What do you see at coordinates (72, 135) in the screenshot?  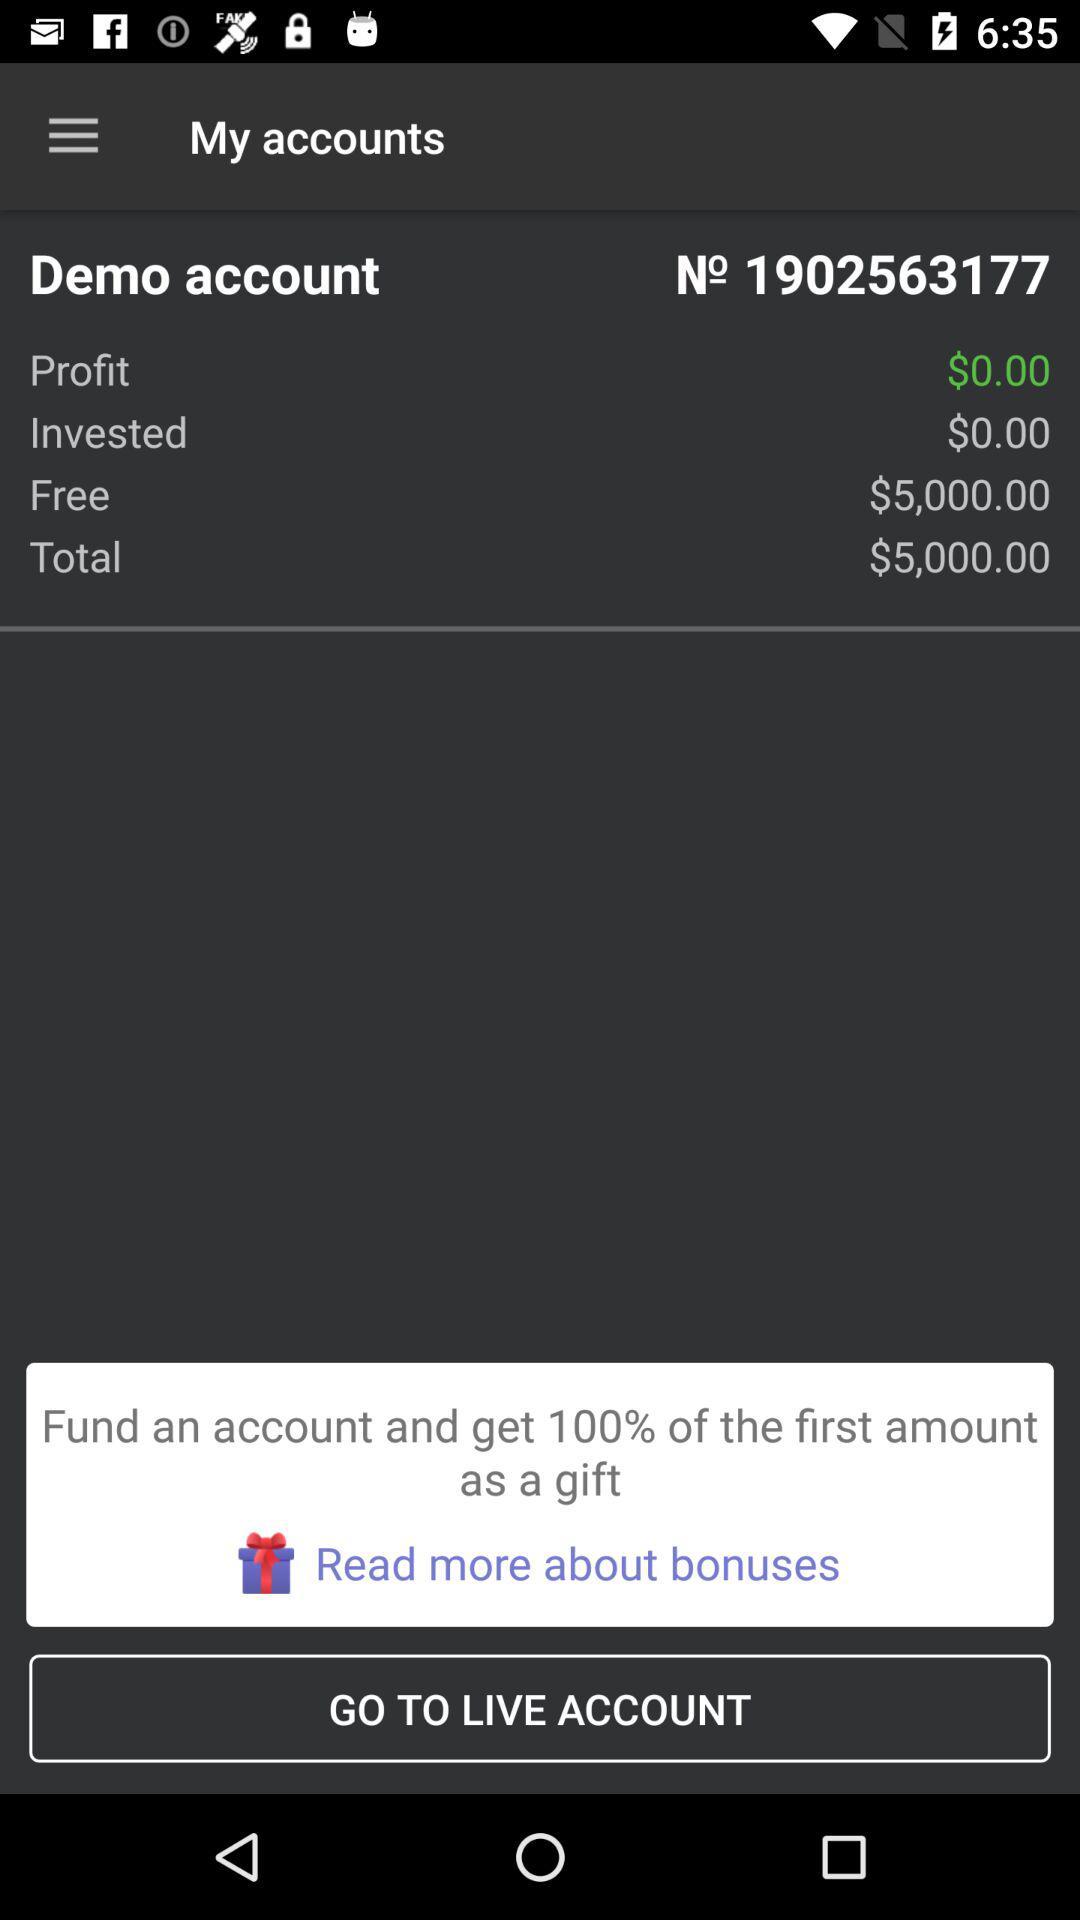 I see `the icon to the left of the my accounts item` at bounding box center [72, 135].